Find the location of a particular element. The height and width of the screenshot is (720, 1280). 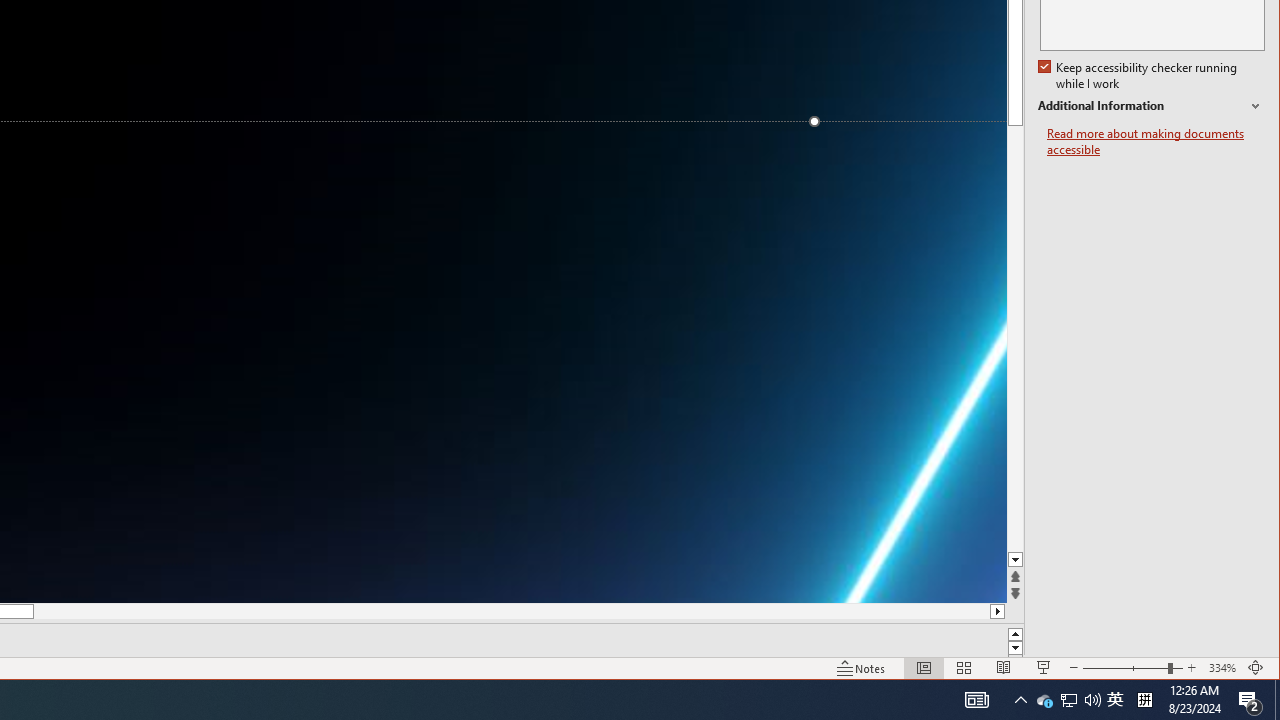

'Q2790: 100%' is located at coordinates (1068, 698).